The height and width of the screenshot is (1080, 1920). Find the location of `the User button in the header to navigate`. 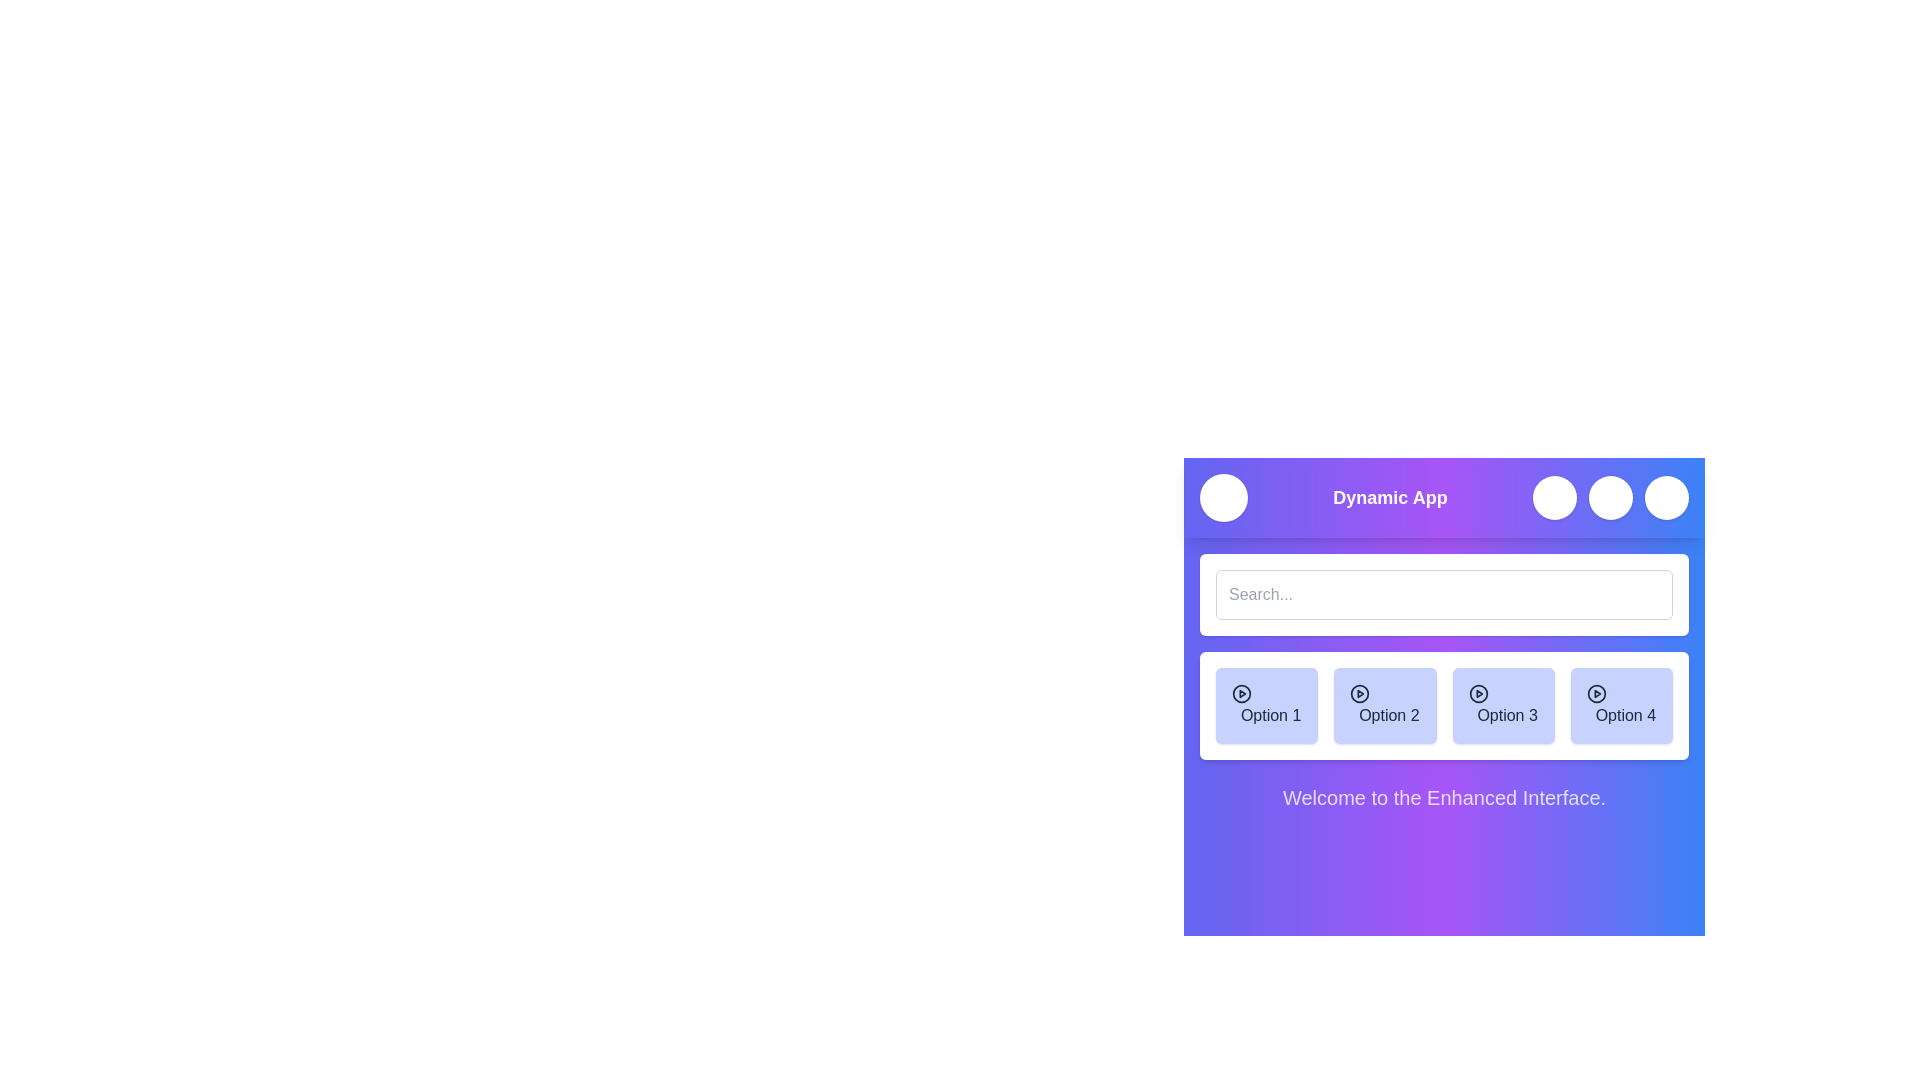

the User button in the header to navigate is located at coordinates (1666, 496).